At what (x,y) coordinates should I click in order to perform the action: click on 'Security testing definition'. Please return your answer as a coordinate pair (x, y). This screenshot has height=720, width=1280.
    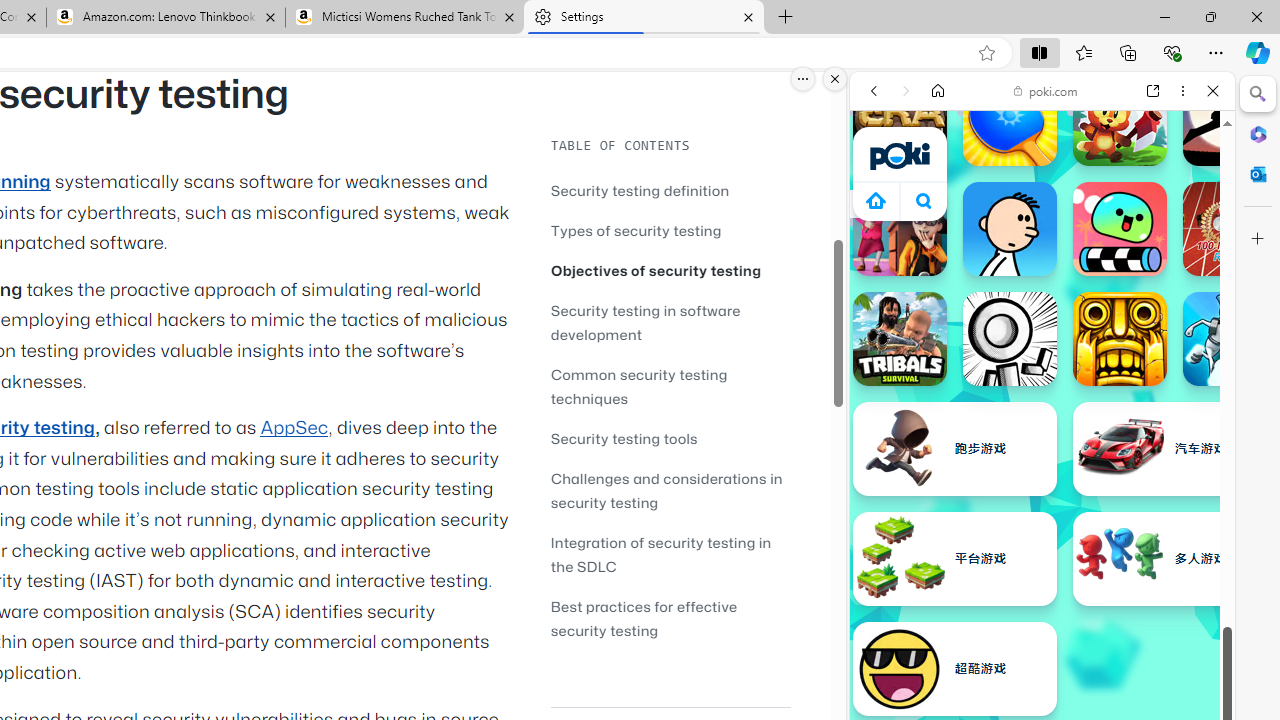
    Looking at the image, I should click on (670, 190).